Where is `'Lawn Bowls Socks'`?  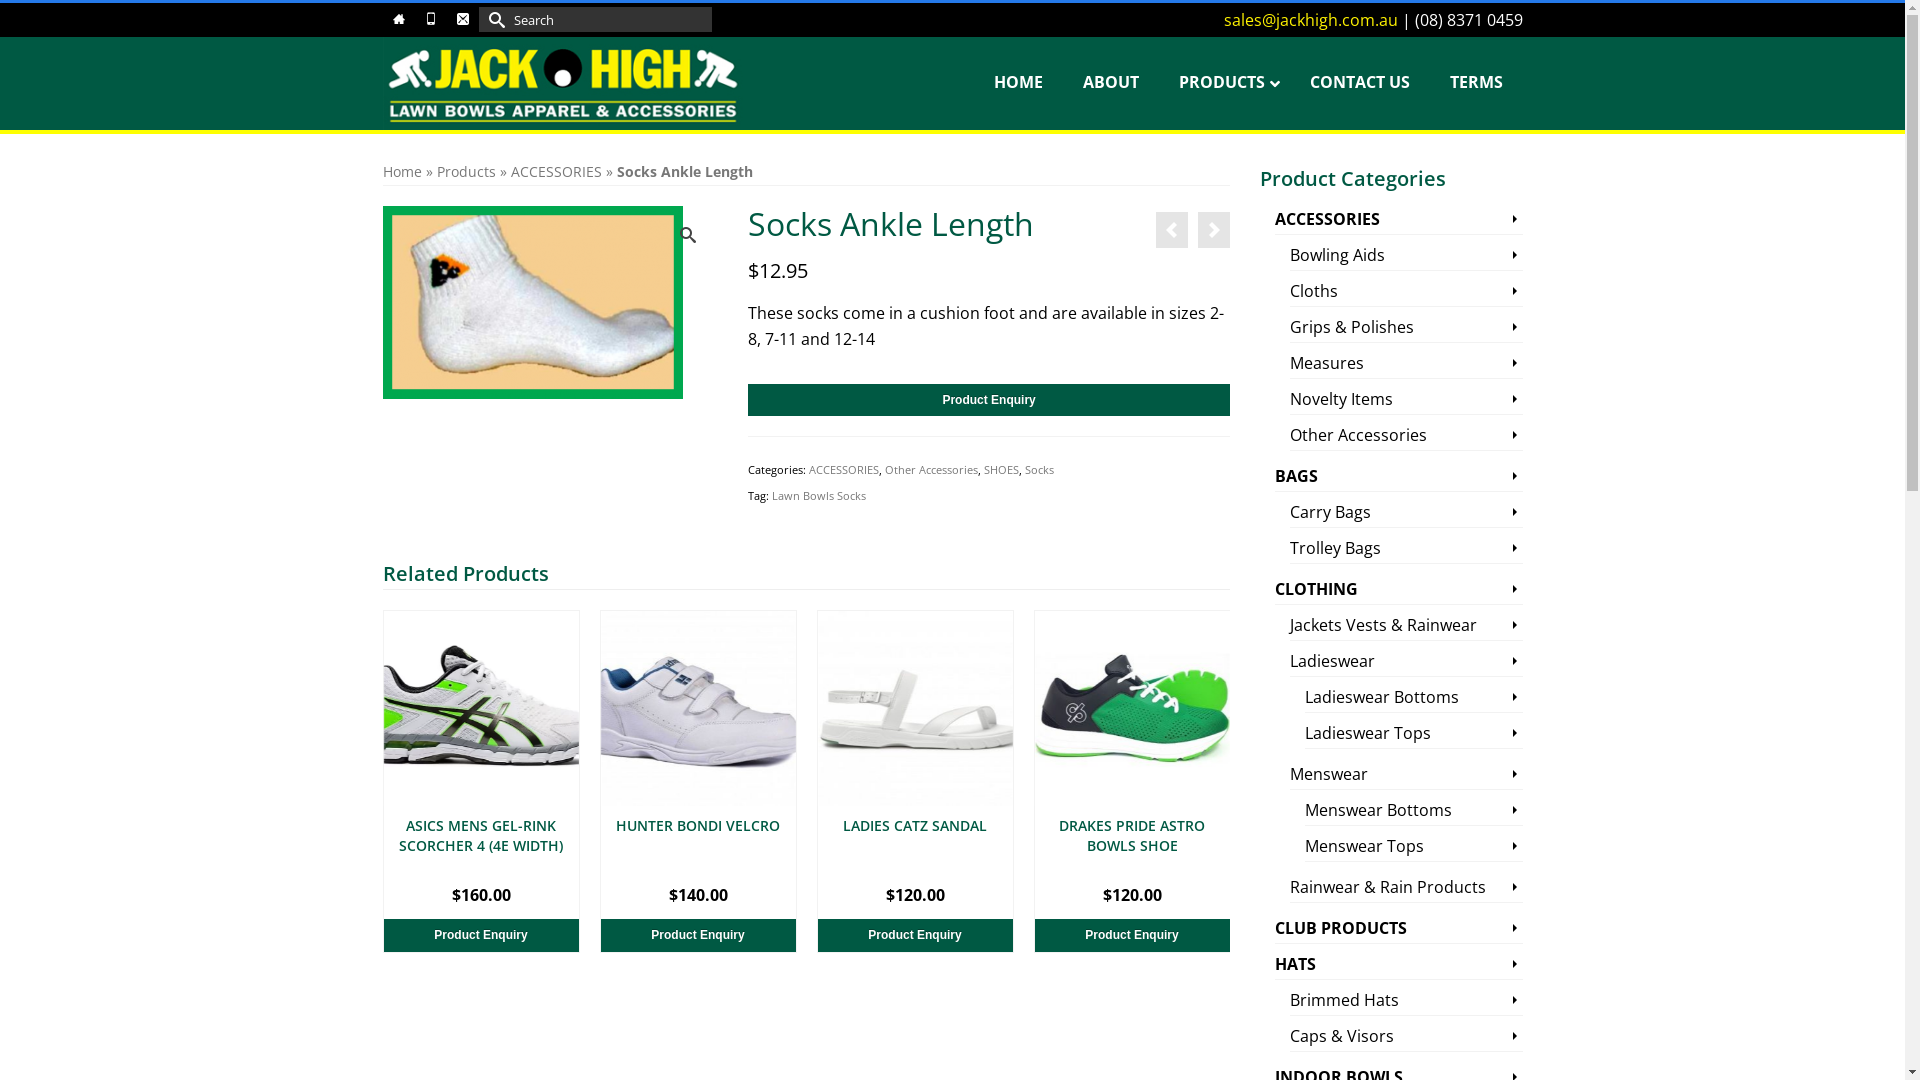
'Lawn Bowls Socks' is located at coordinates (819, 495).